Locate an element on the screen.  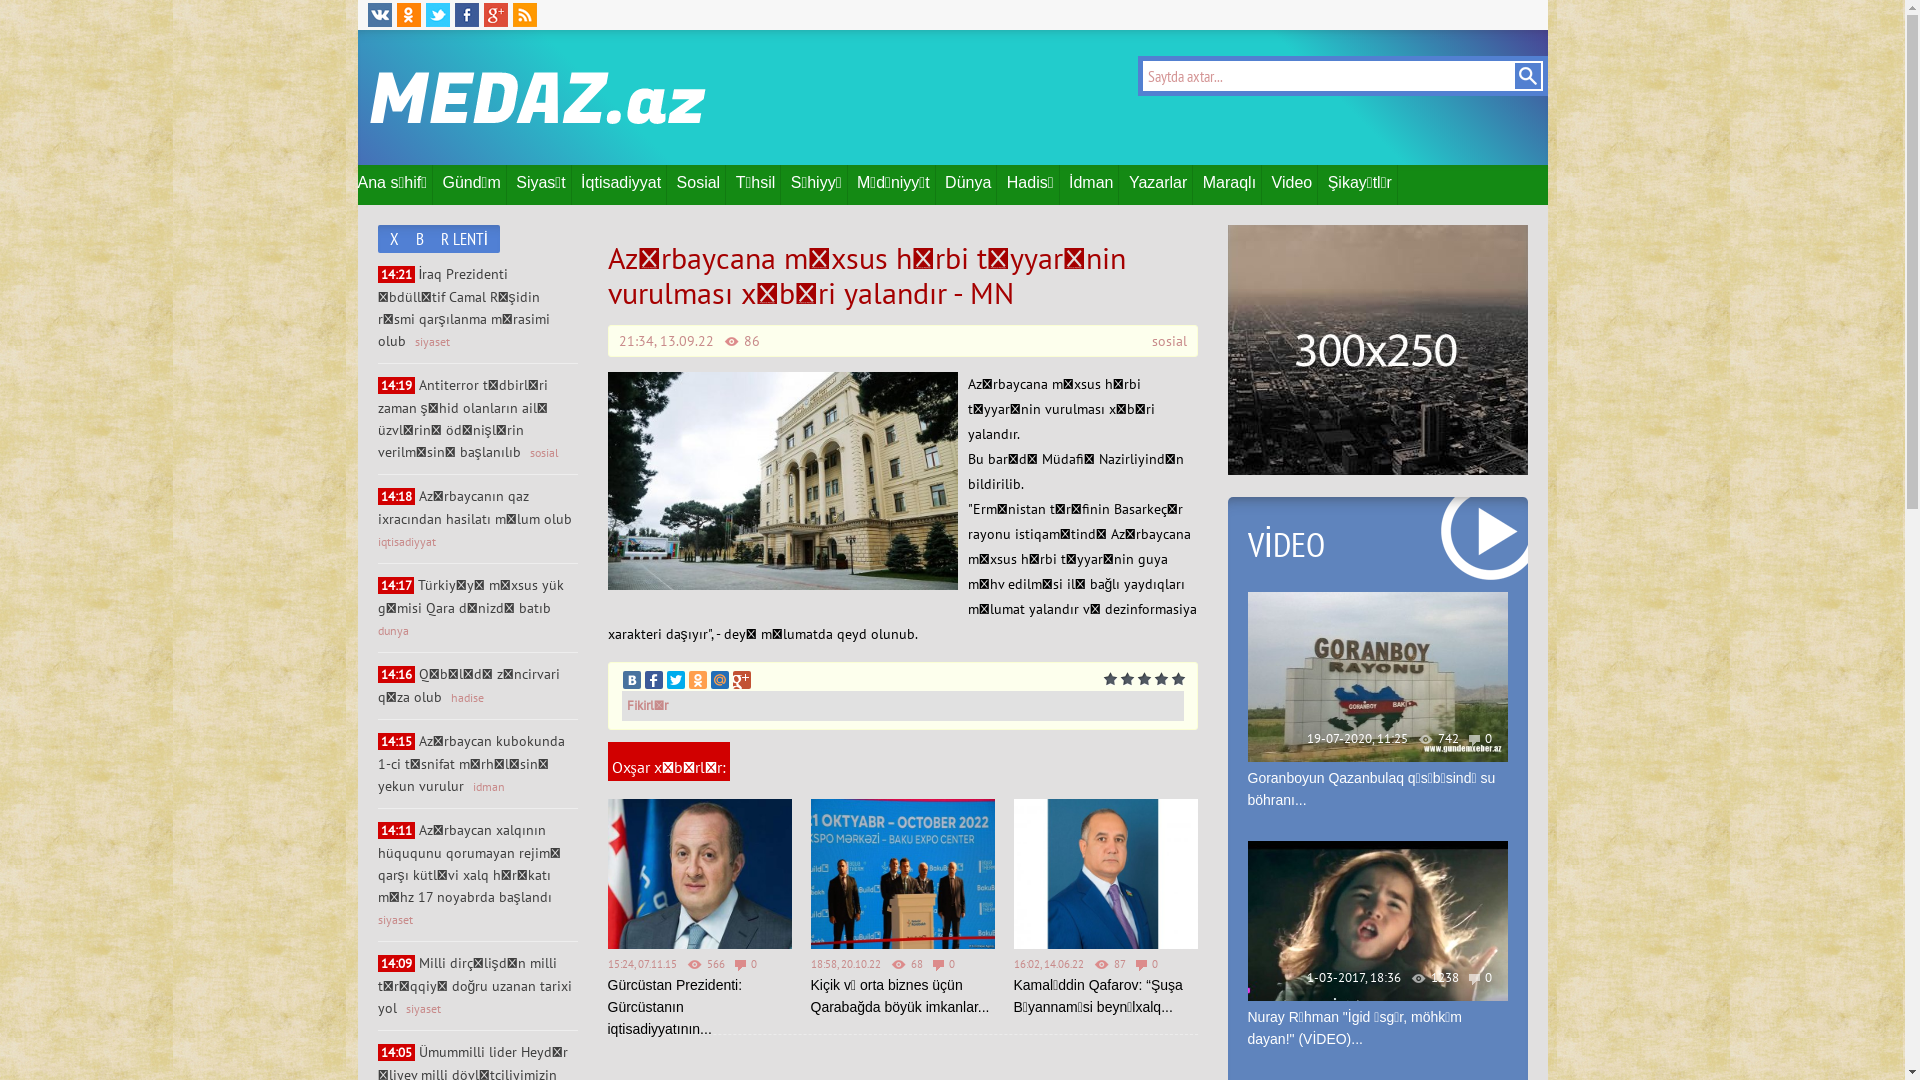
'iqtisadiyyat' is located at coordinates (378, 541).